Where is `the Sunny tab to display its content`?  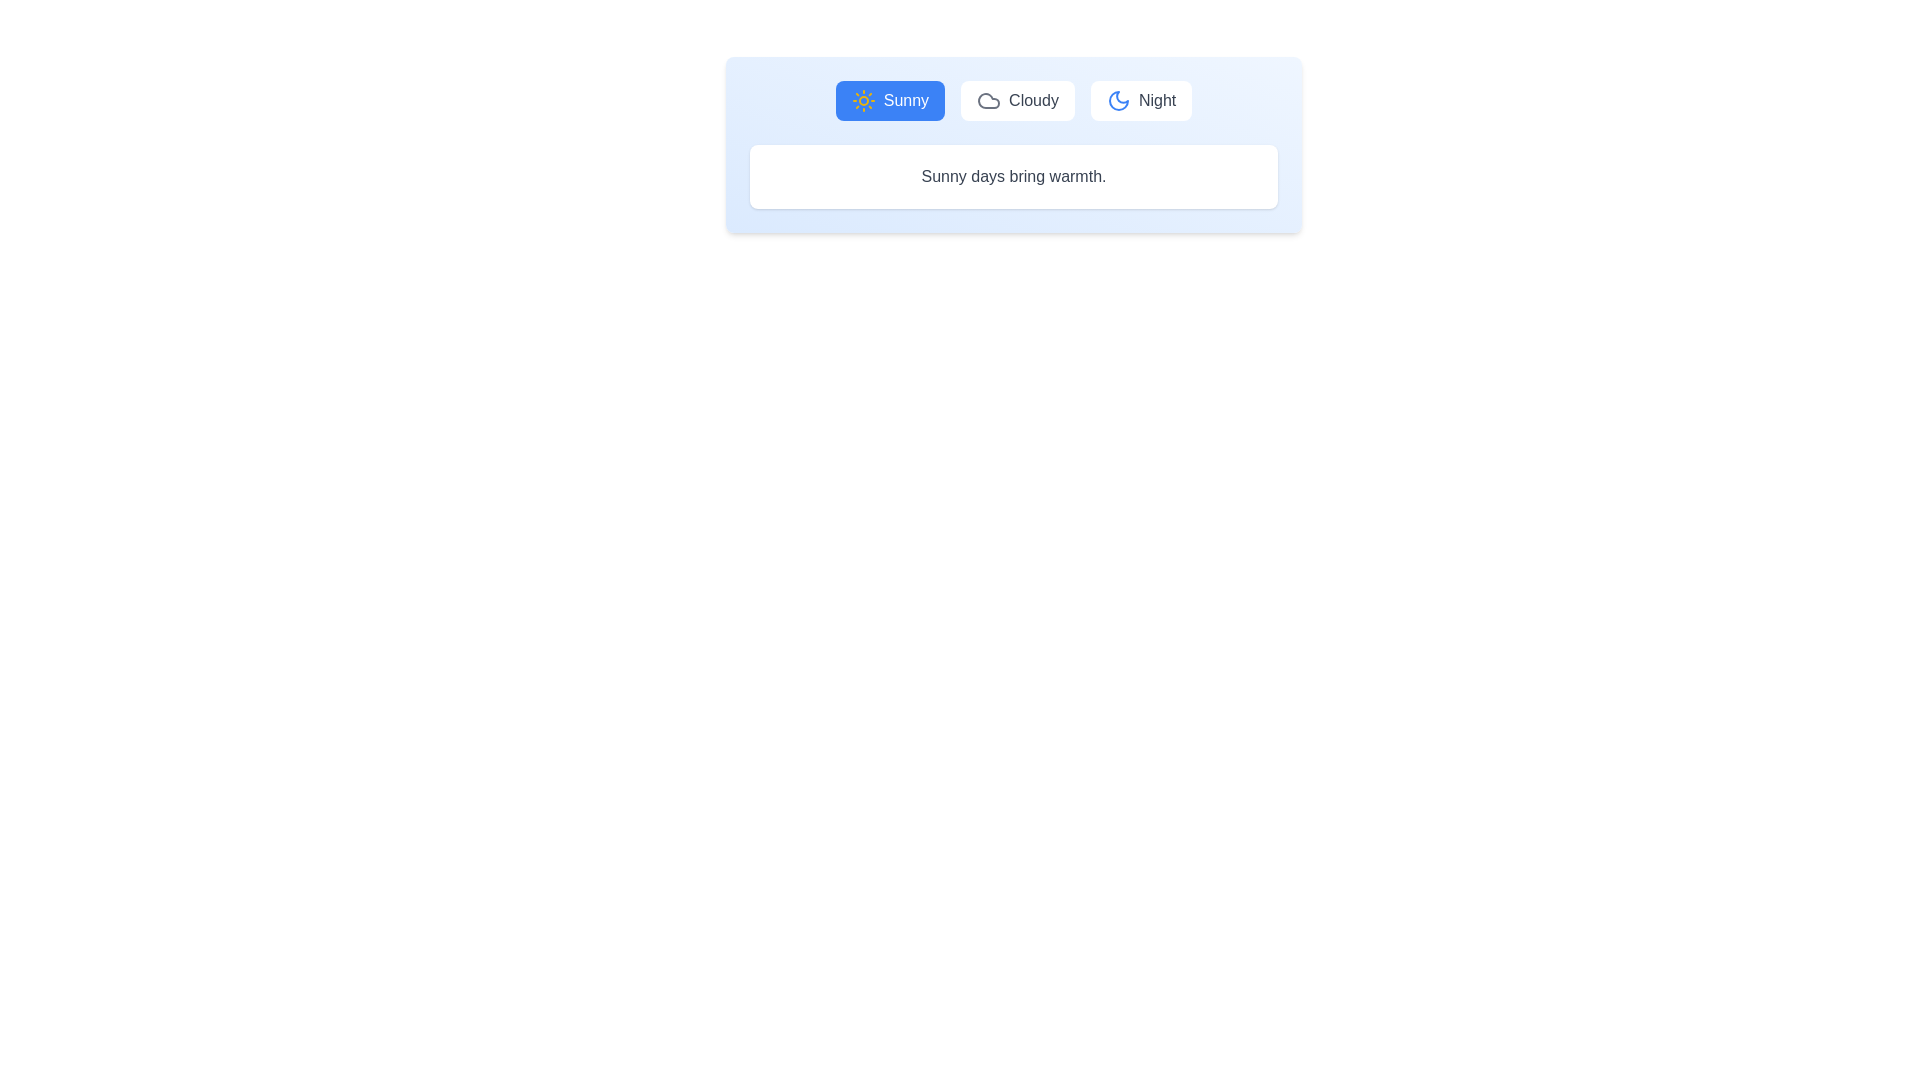
the Sunny tab to display its content is located at coordinates (889, 100).